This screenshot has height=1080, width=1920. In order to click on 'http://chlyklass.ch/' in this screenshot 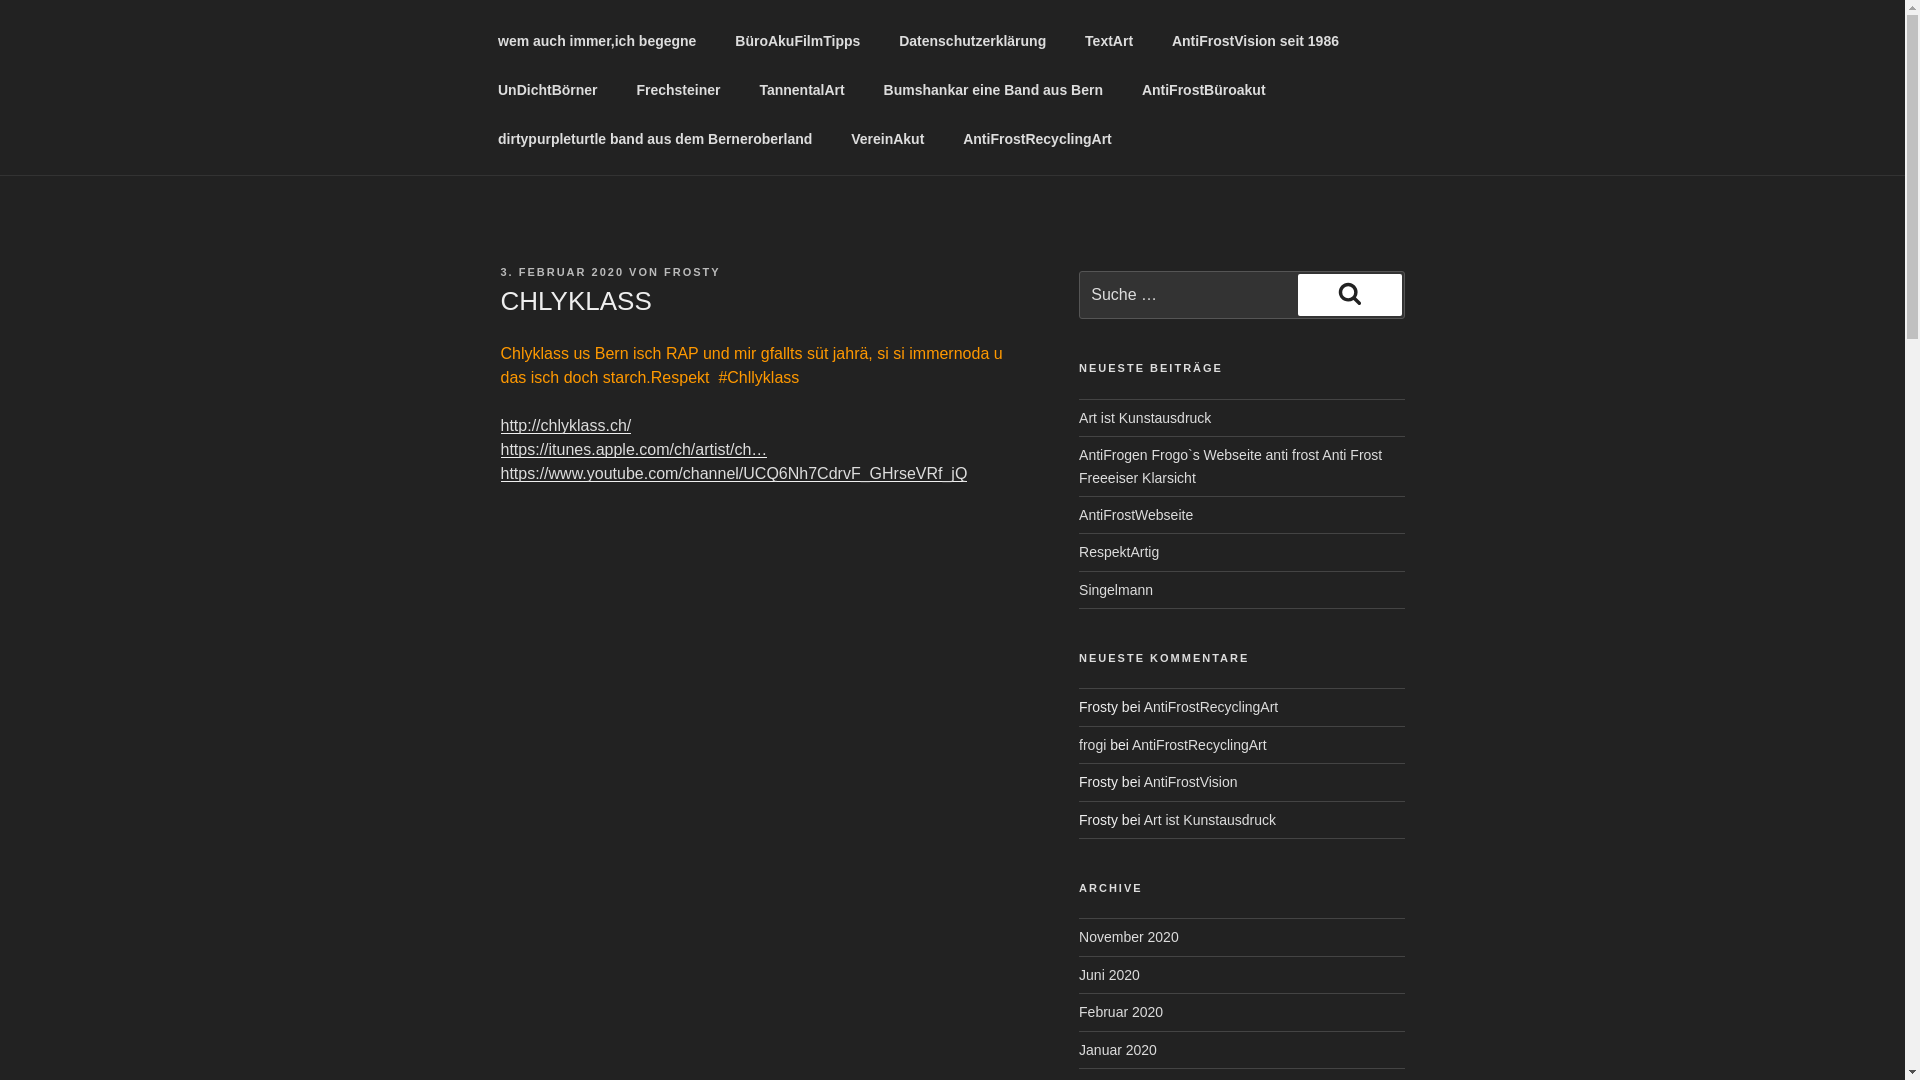, I will do `click(564, 424)`.